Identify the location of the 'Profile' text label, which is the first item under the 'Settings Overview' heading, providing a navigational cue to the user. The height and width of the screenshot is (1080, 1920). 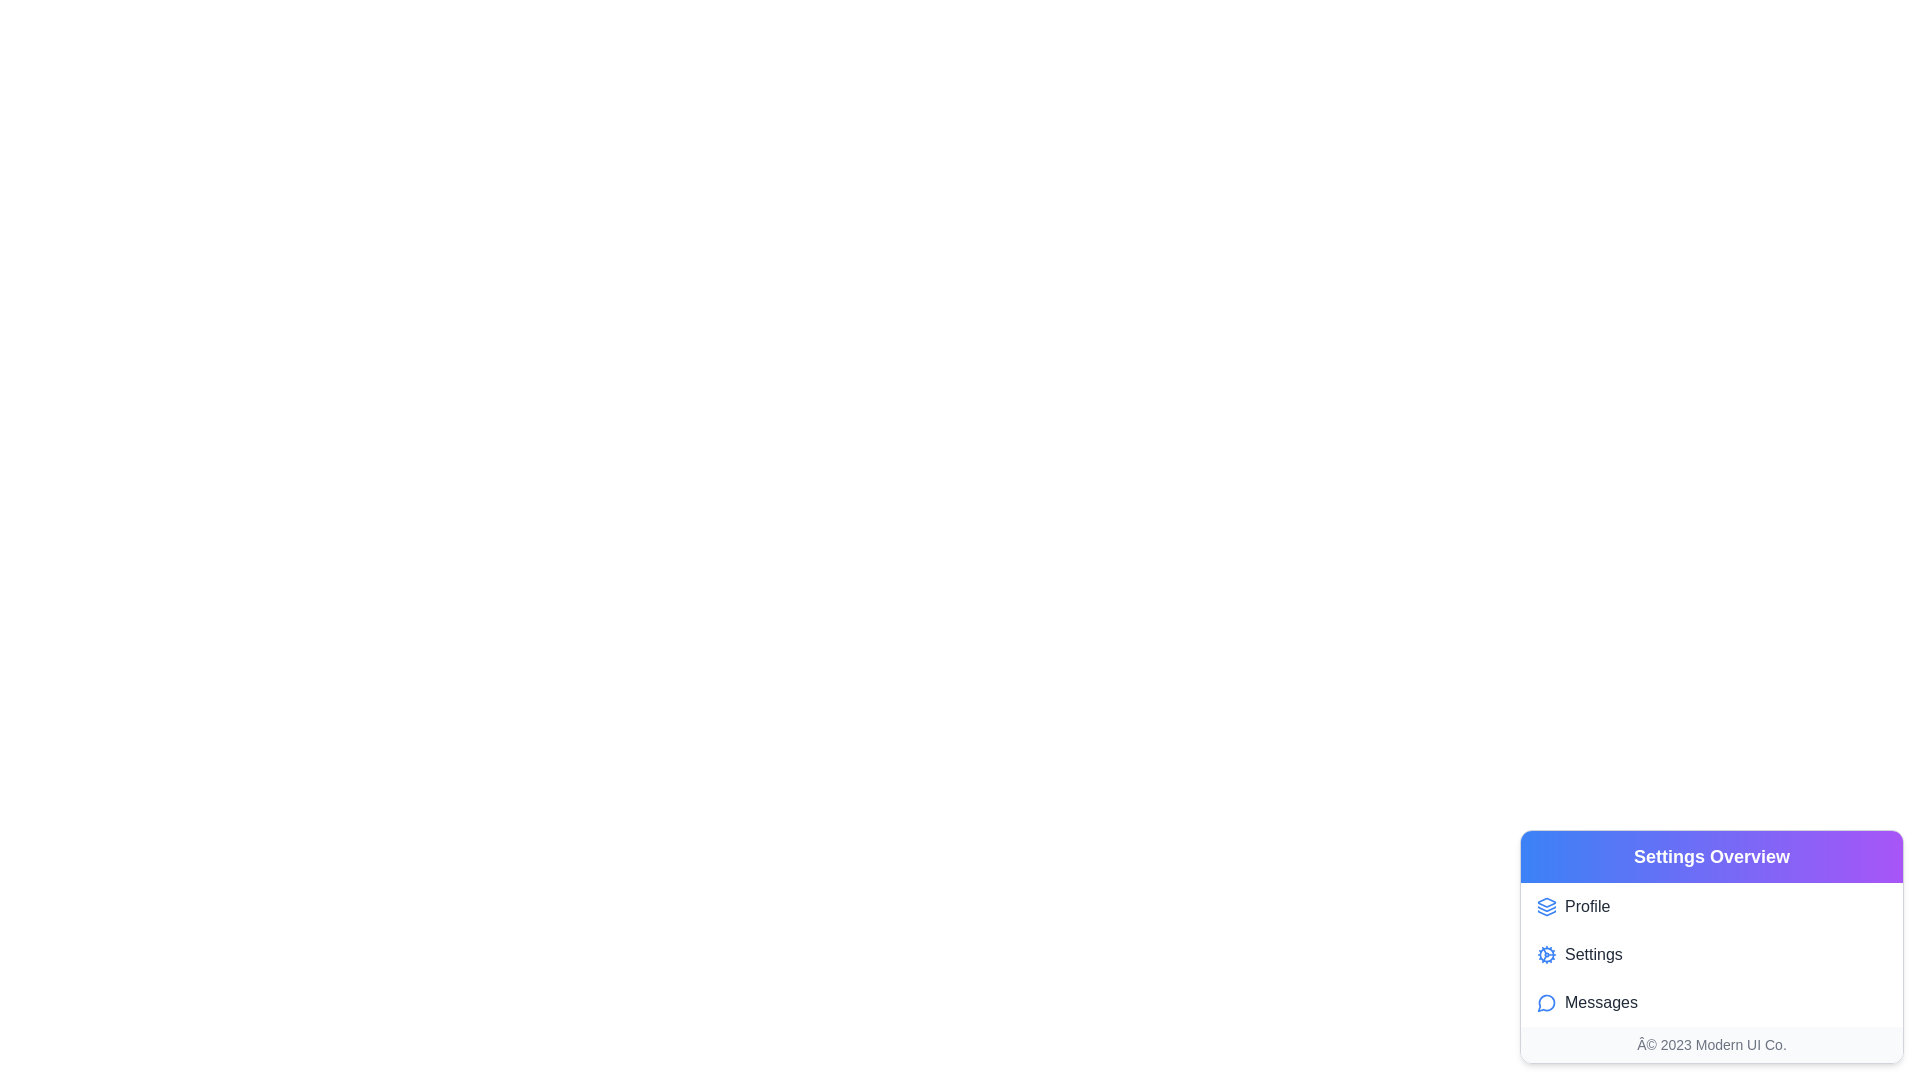
(1586, 906).